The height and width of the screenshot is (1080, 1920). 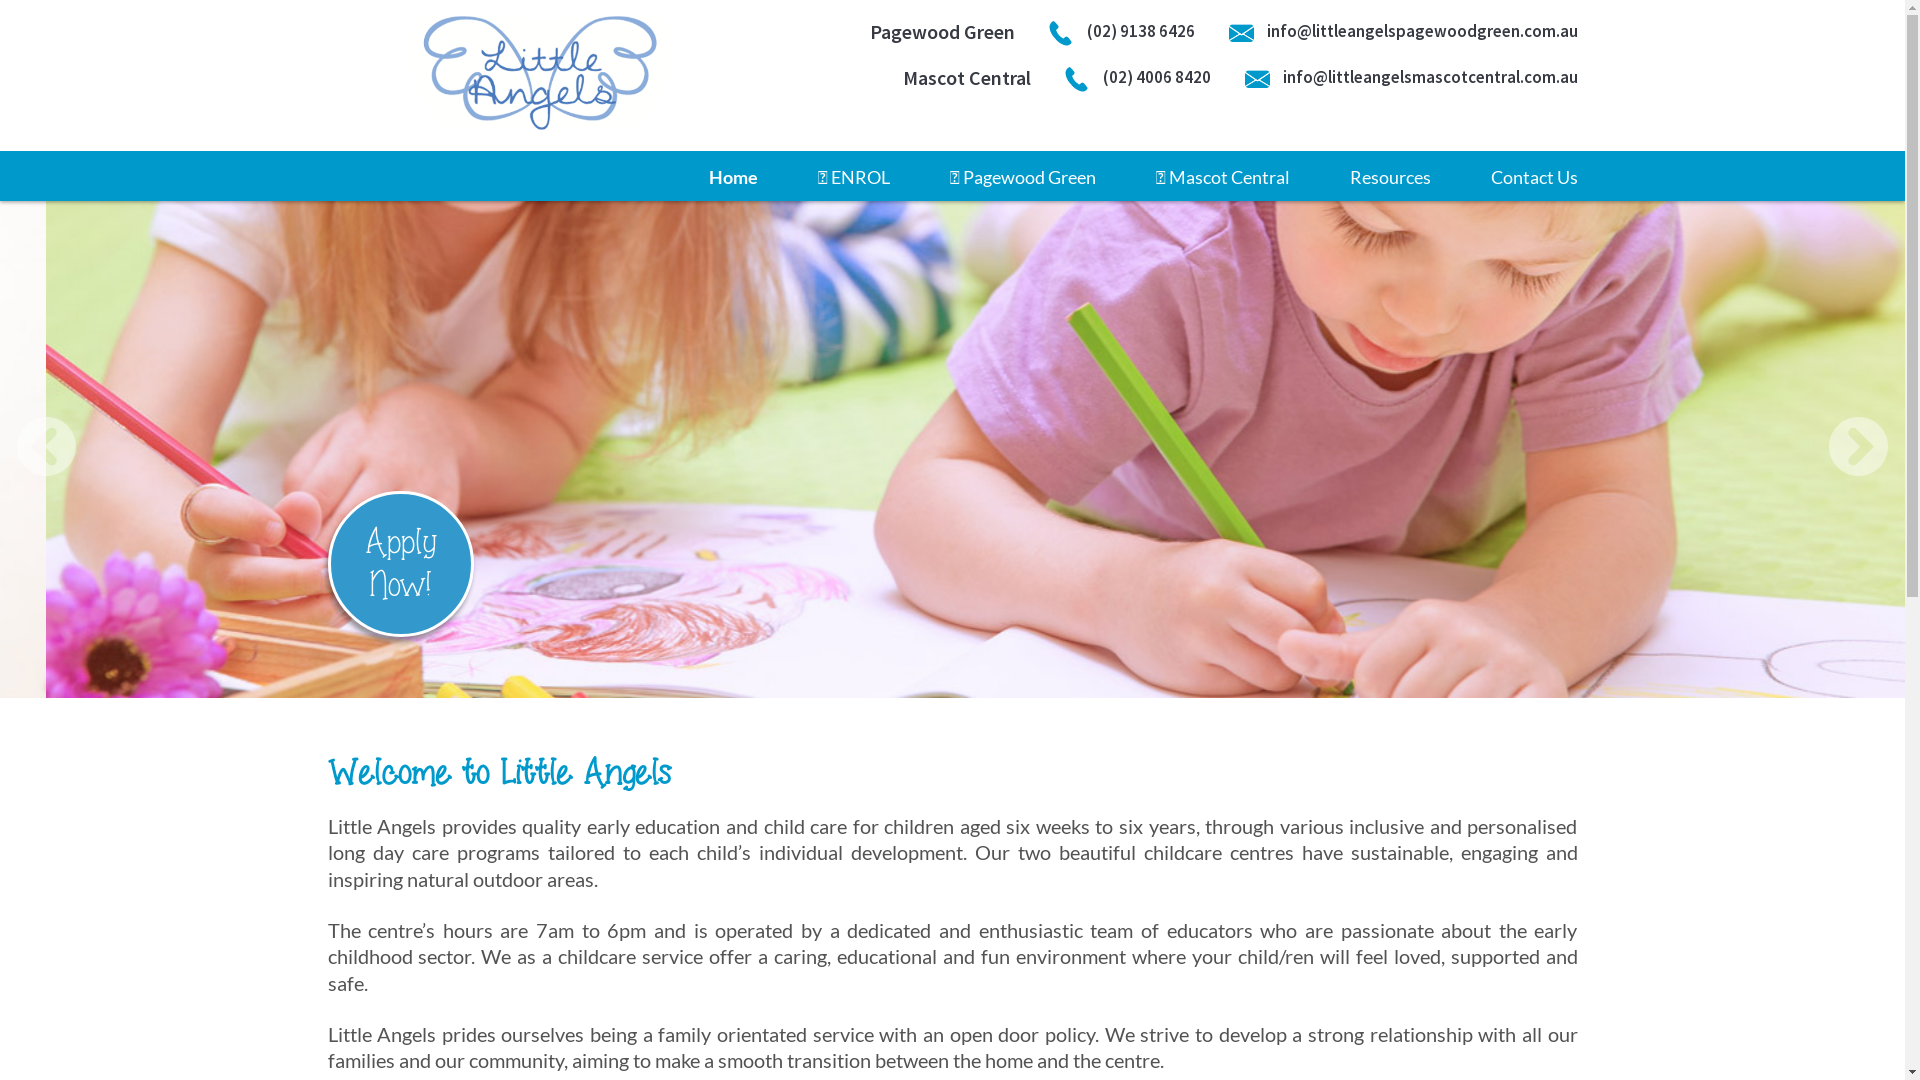 What do you see at coordinates (400, 563) in the screenshot?
I see `'Apply` at bounding box center [400, 563].